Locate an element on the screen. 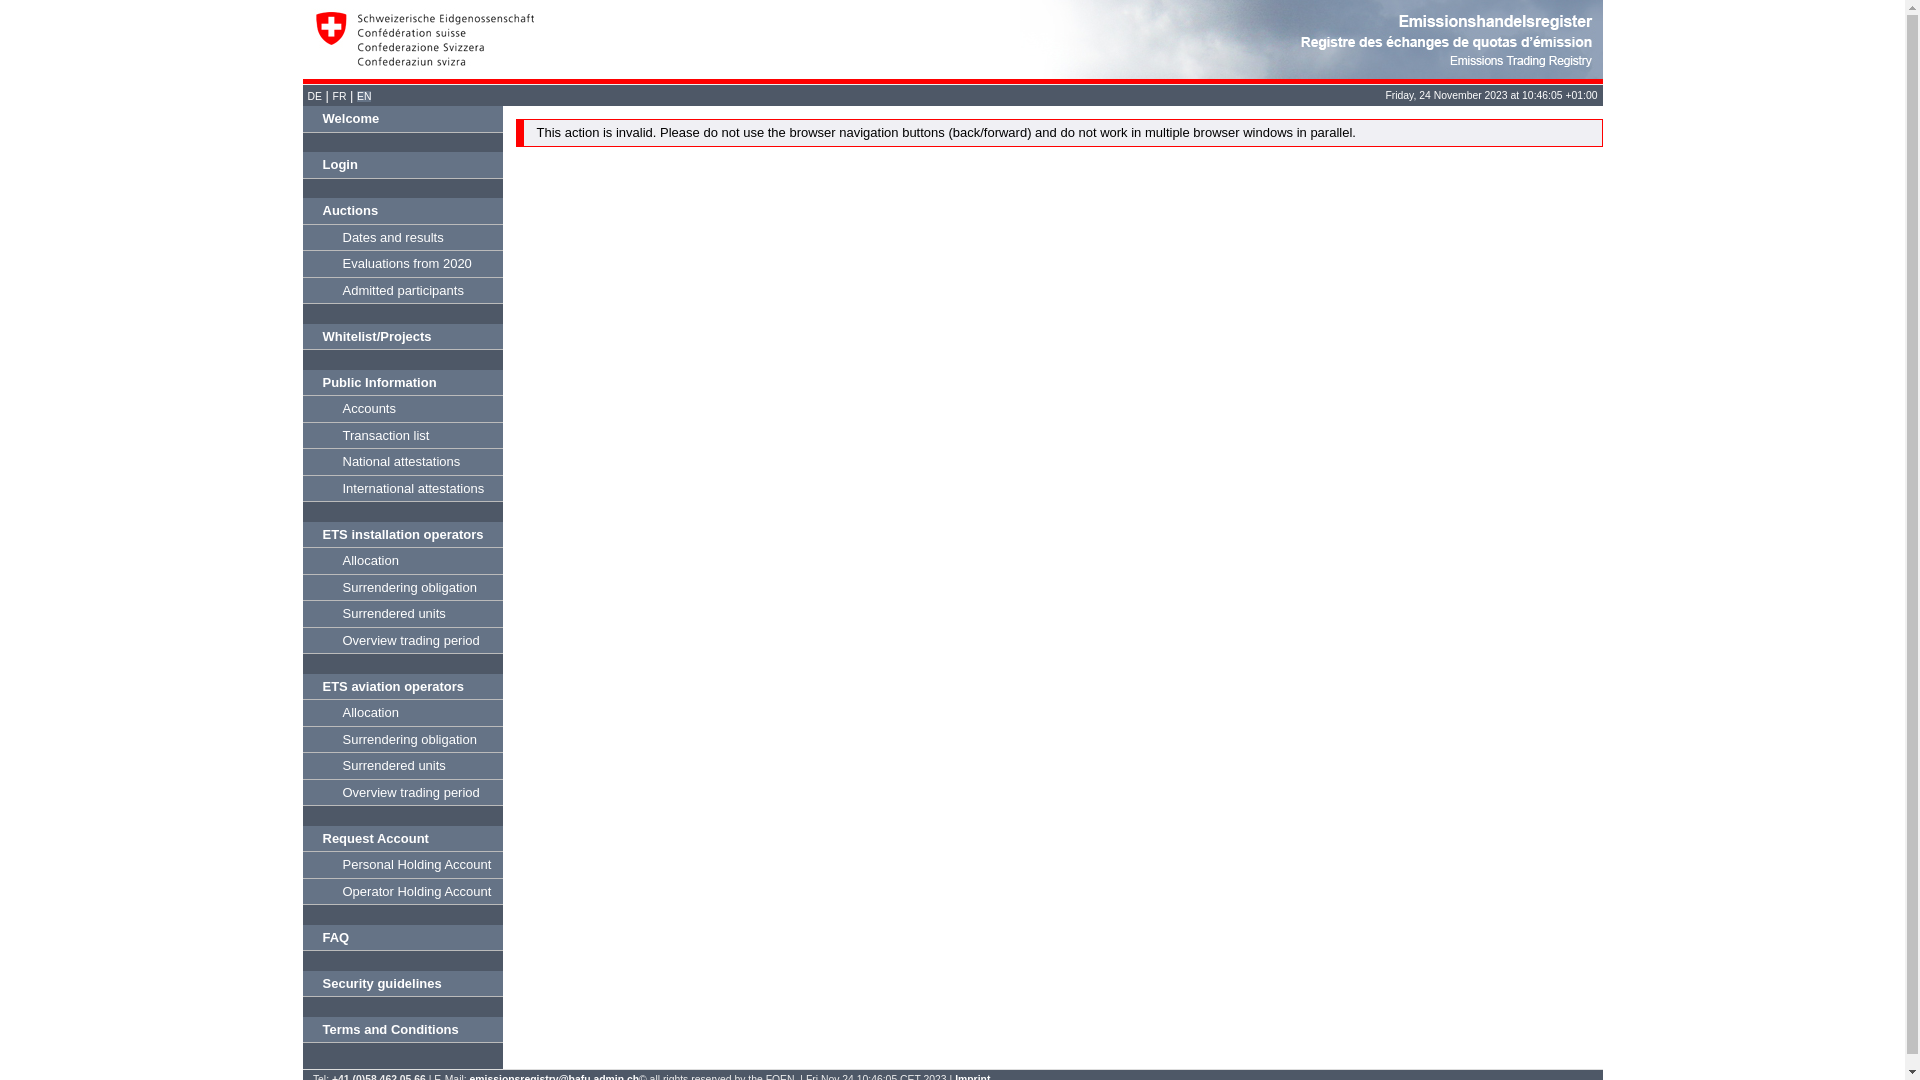 The height and width of the screenshot is (1080, 1920). 'Overview trading period' is located at coordinates (401, 792).